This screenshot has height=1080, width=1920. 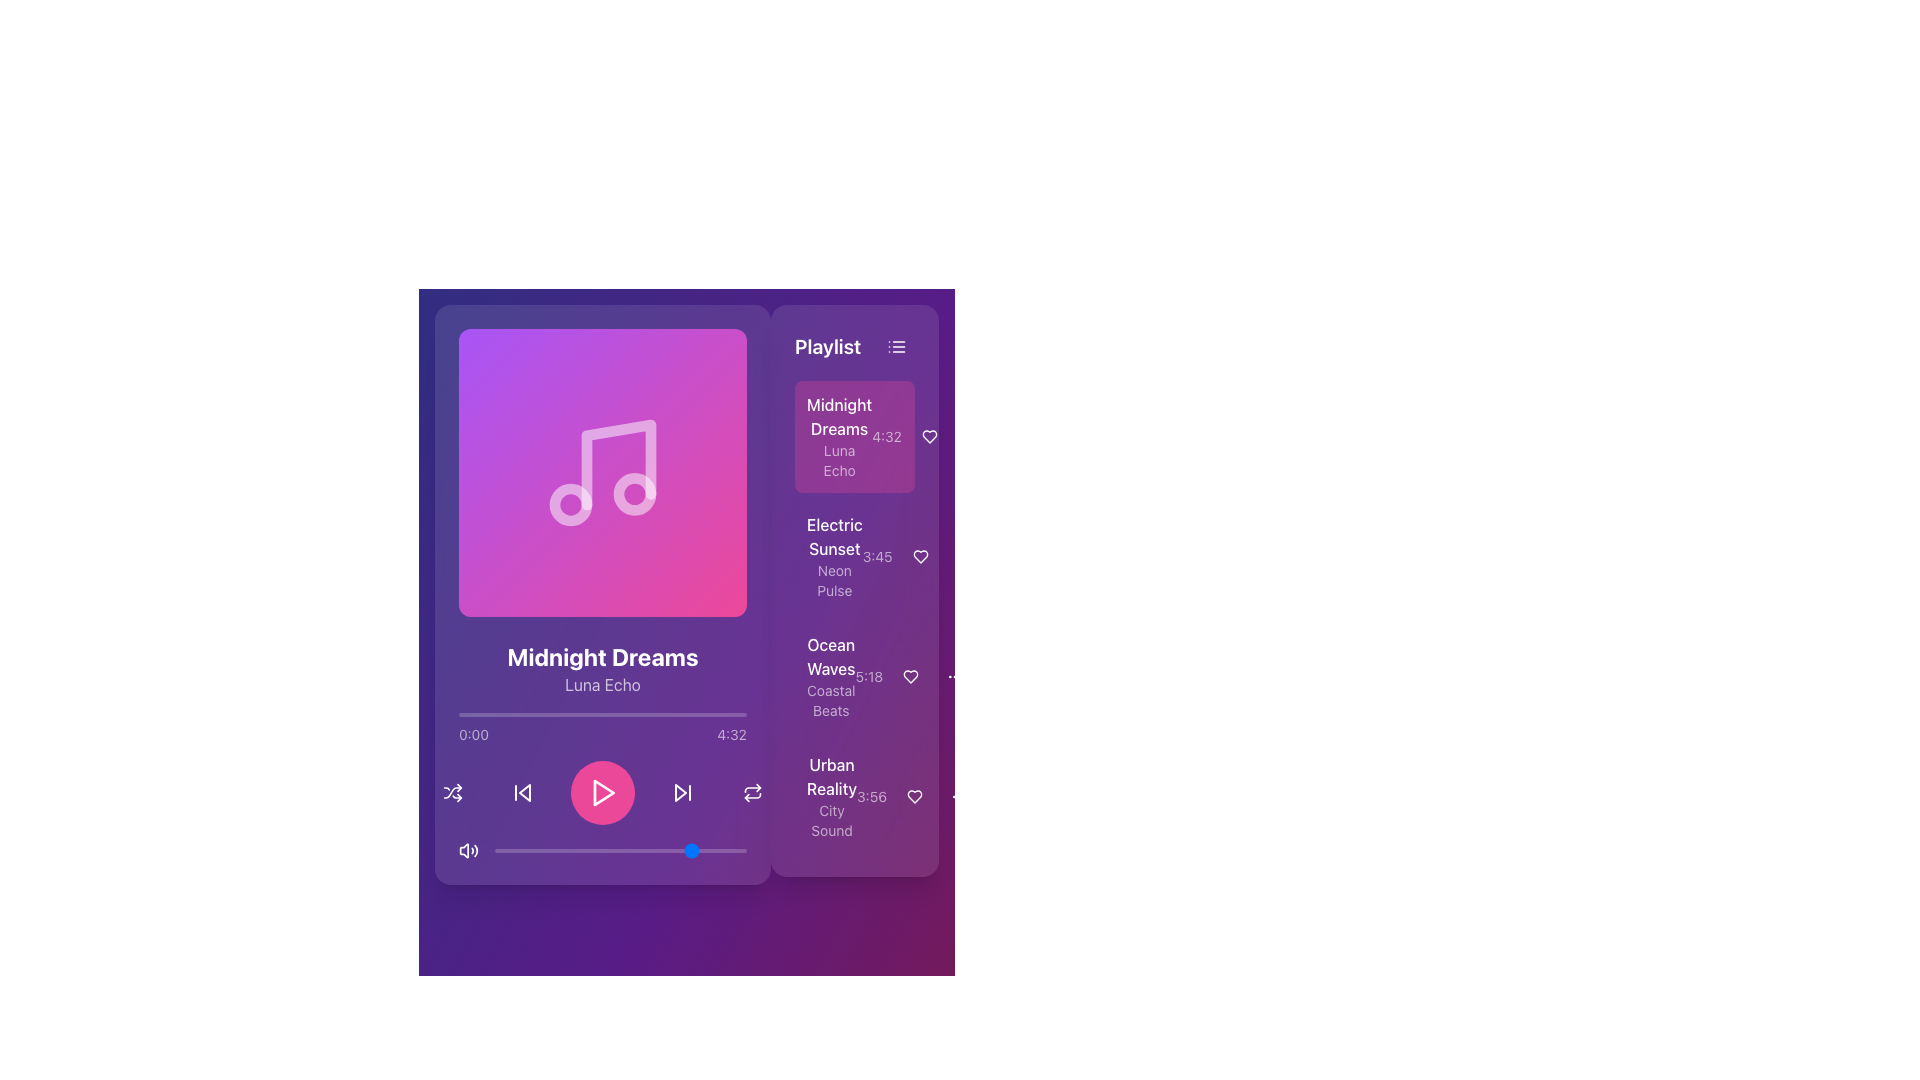 What do you see at coordinates (602, 792) in the screenshot?
I see `the play button located centrally in the player control section to observe the hover effect` at bounding box center [602, 792].